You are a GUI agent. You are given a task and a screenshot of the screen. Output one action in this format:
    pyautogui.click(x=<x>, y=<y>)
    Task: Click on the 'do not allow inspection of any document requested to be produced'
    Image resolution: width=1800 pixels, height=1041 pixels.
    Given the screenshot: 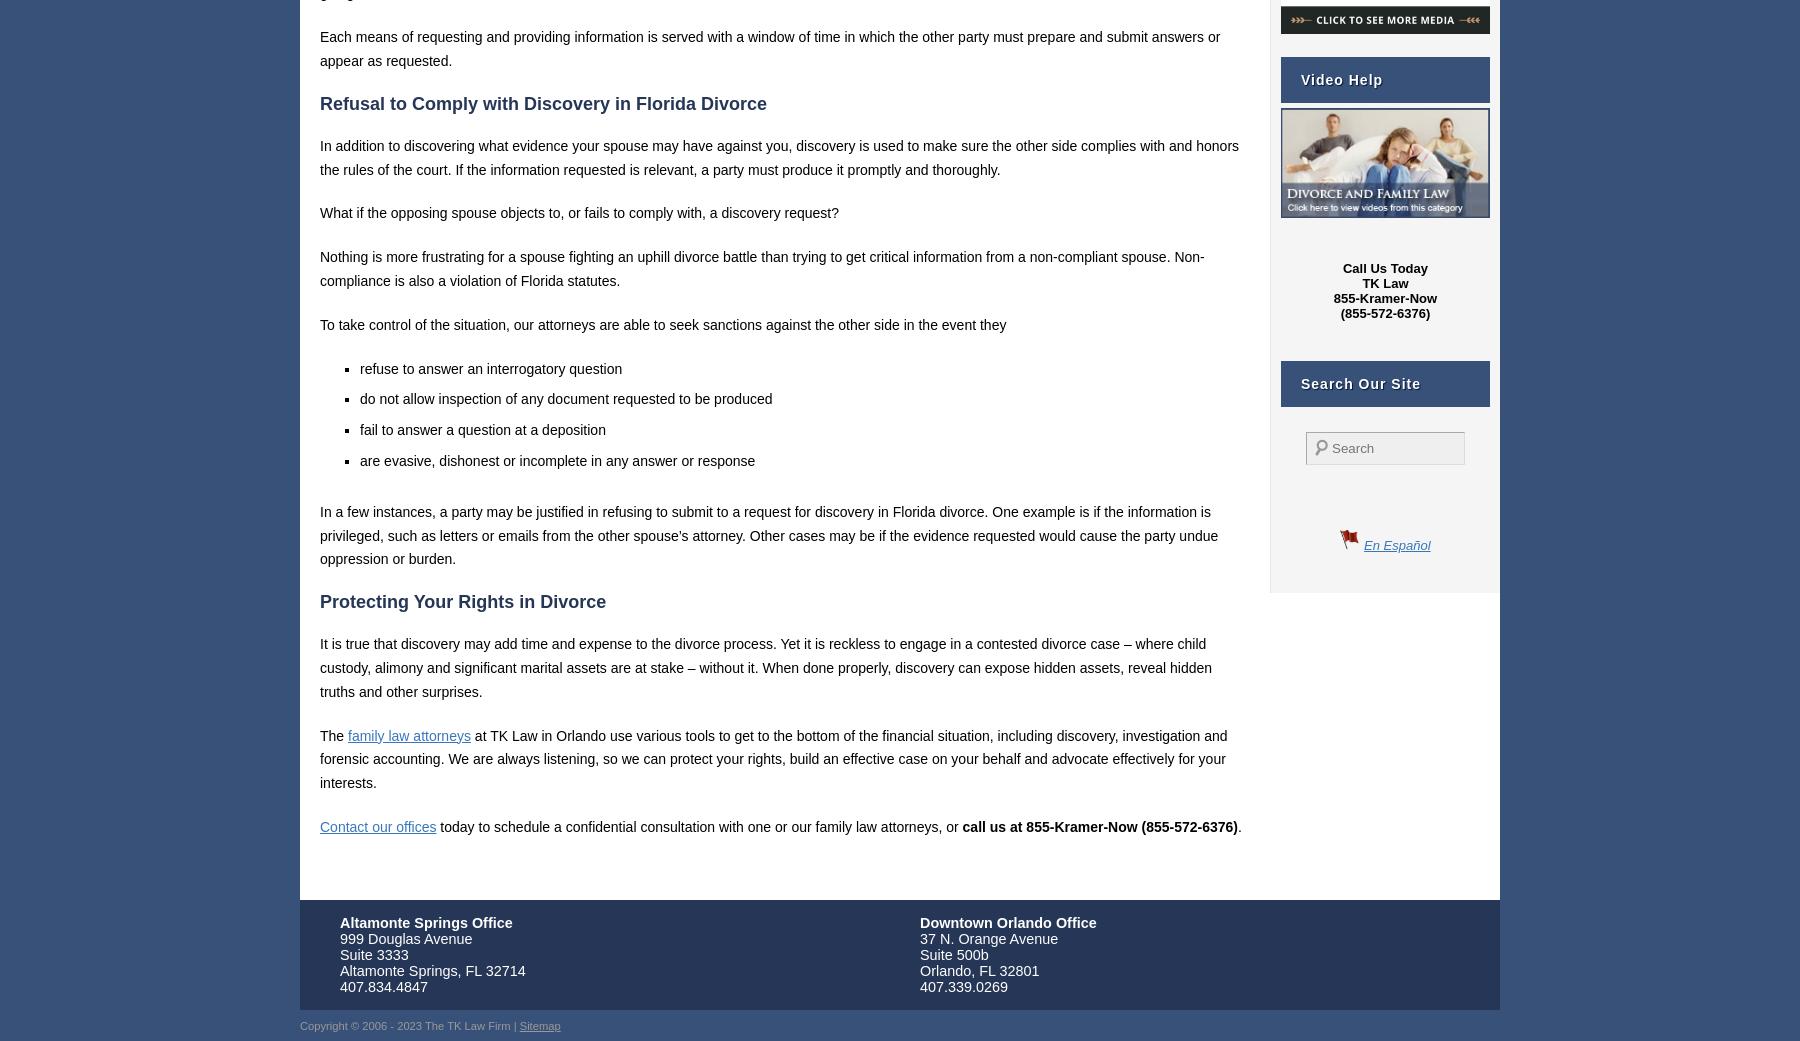 What is the action you would take?
    pyautogui.click(x=565, y=399)
    